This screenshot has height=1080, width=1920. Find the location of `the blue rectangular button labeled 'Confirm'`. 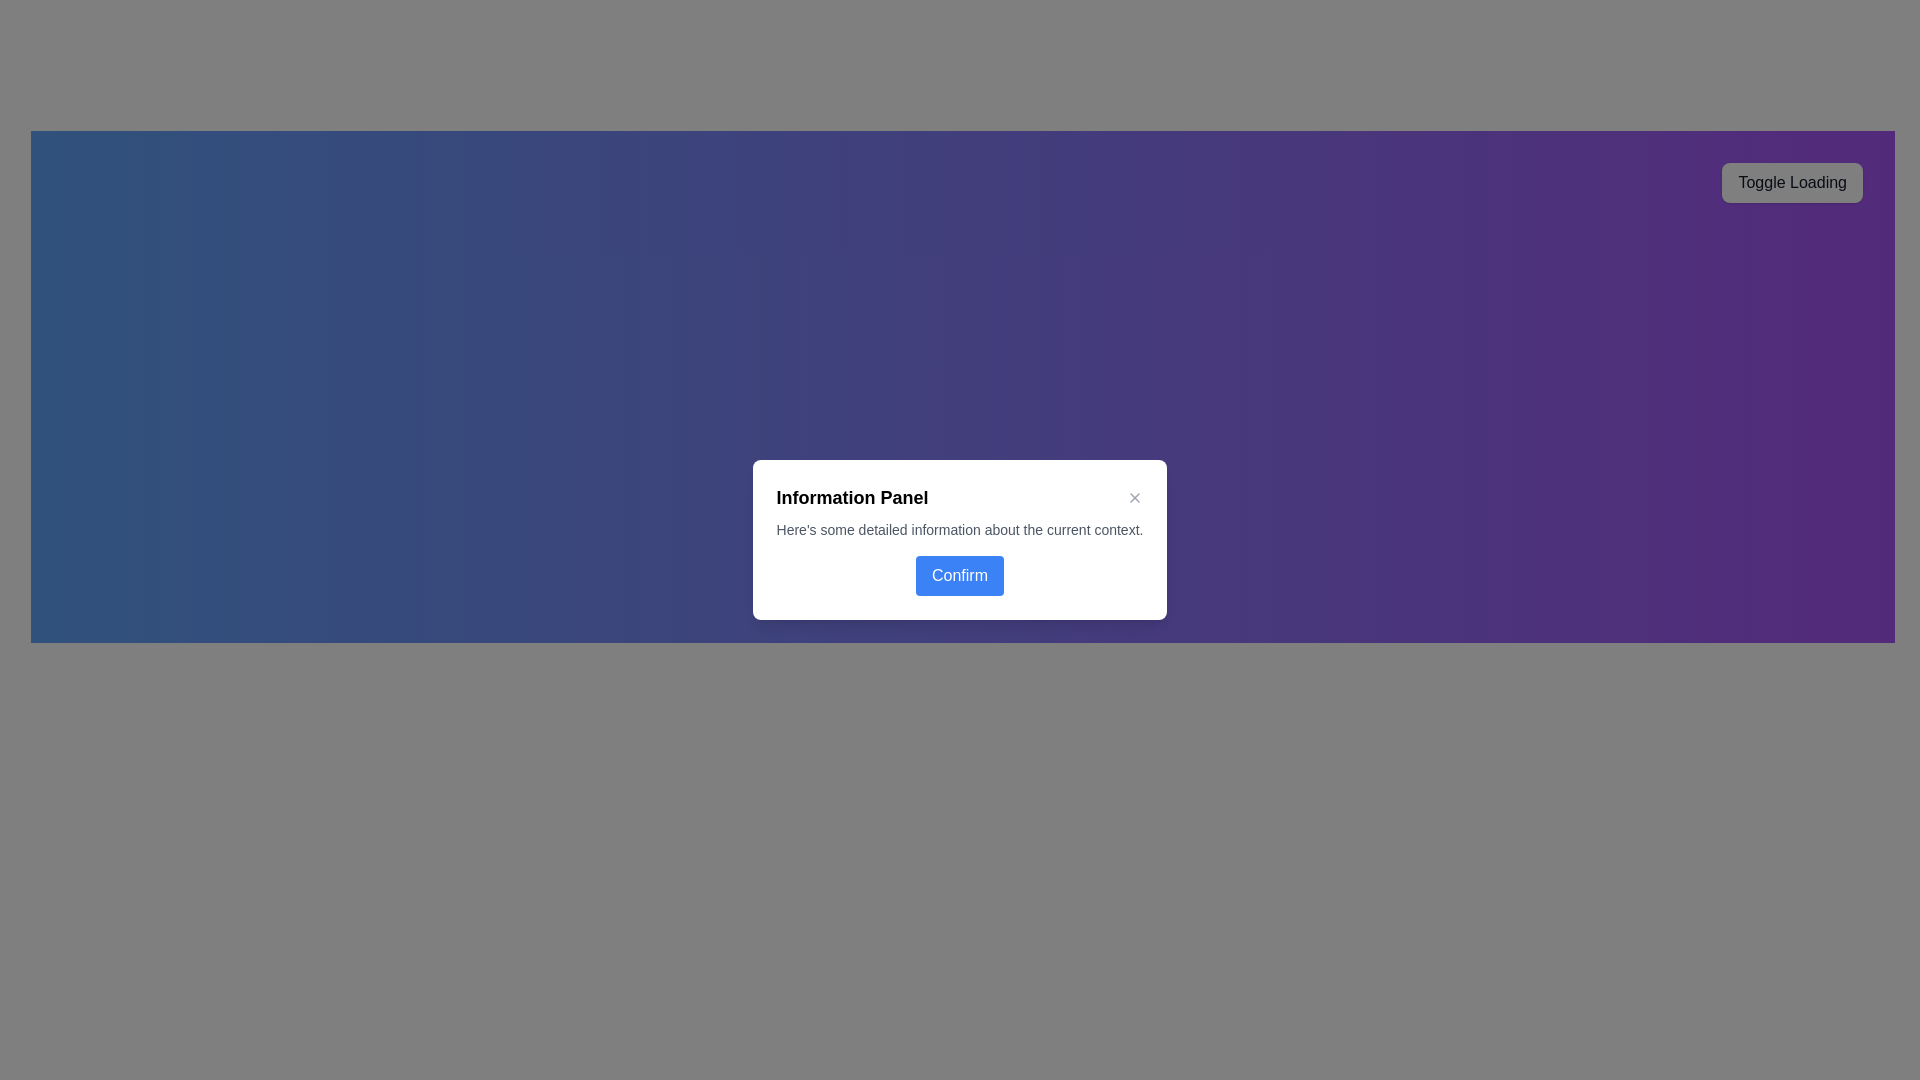

the blue rectangular button labeled 'Confirm' is located at coordinates (960, 575).